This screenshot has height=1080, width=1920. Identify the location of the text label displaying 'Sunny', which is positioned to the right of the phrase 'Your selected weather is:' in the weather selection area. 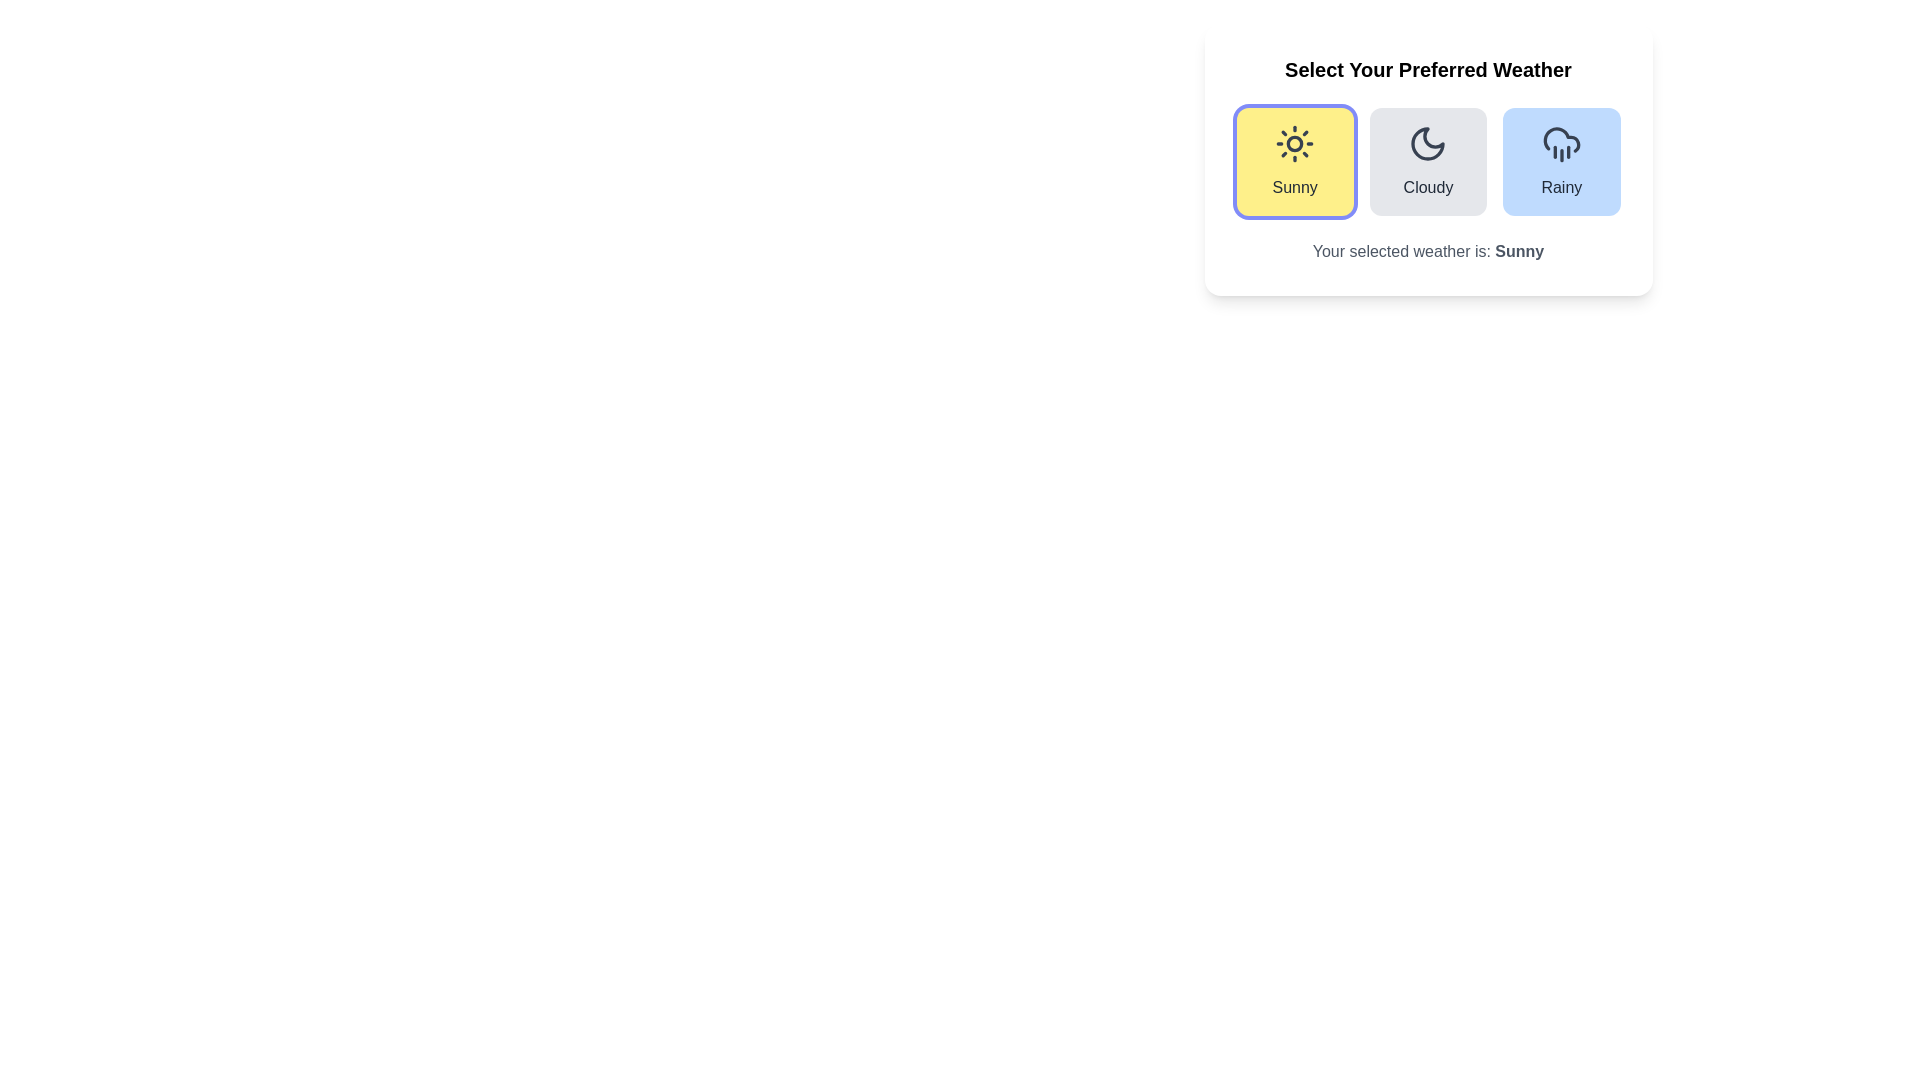
(1519, 250).